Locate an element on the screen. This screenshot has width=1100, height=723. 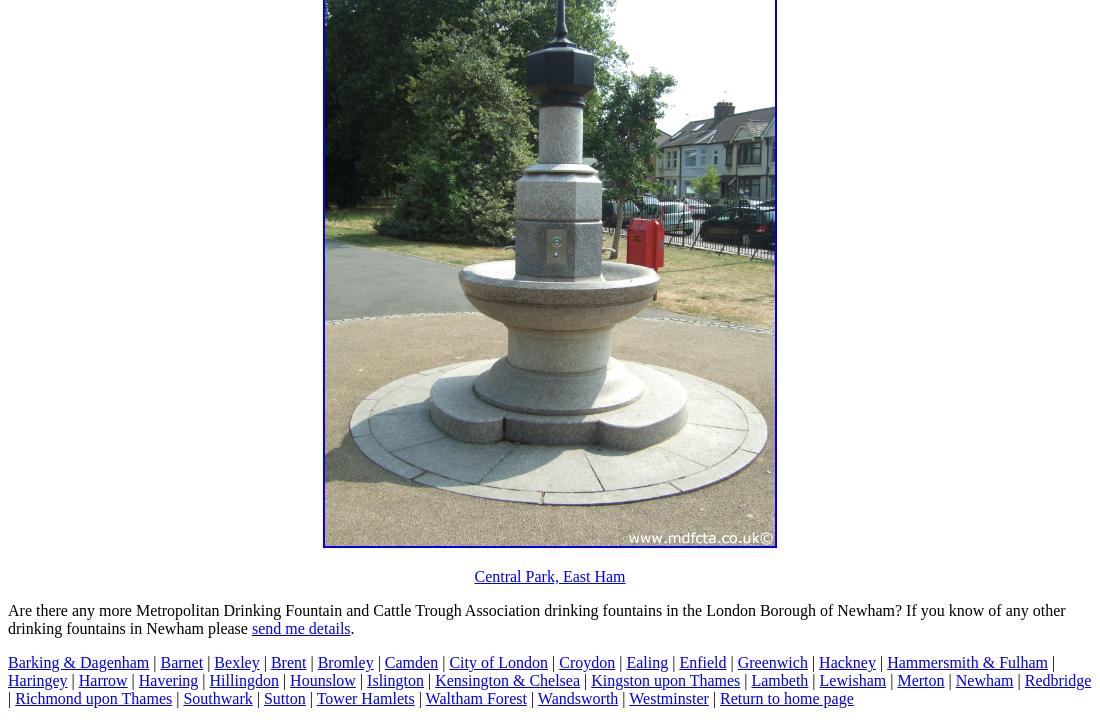
'Newham' is located at coordinates (982, 678).